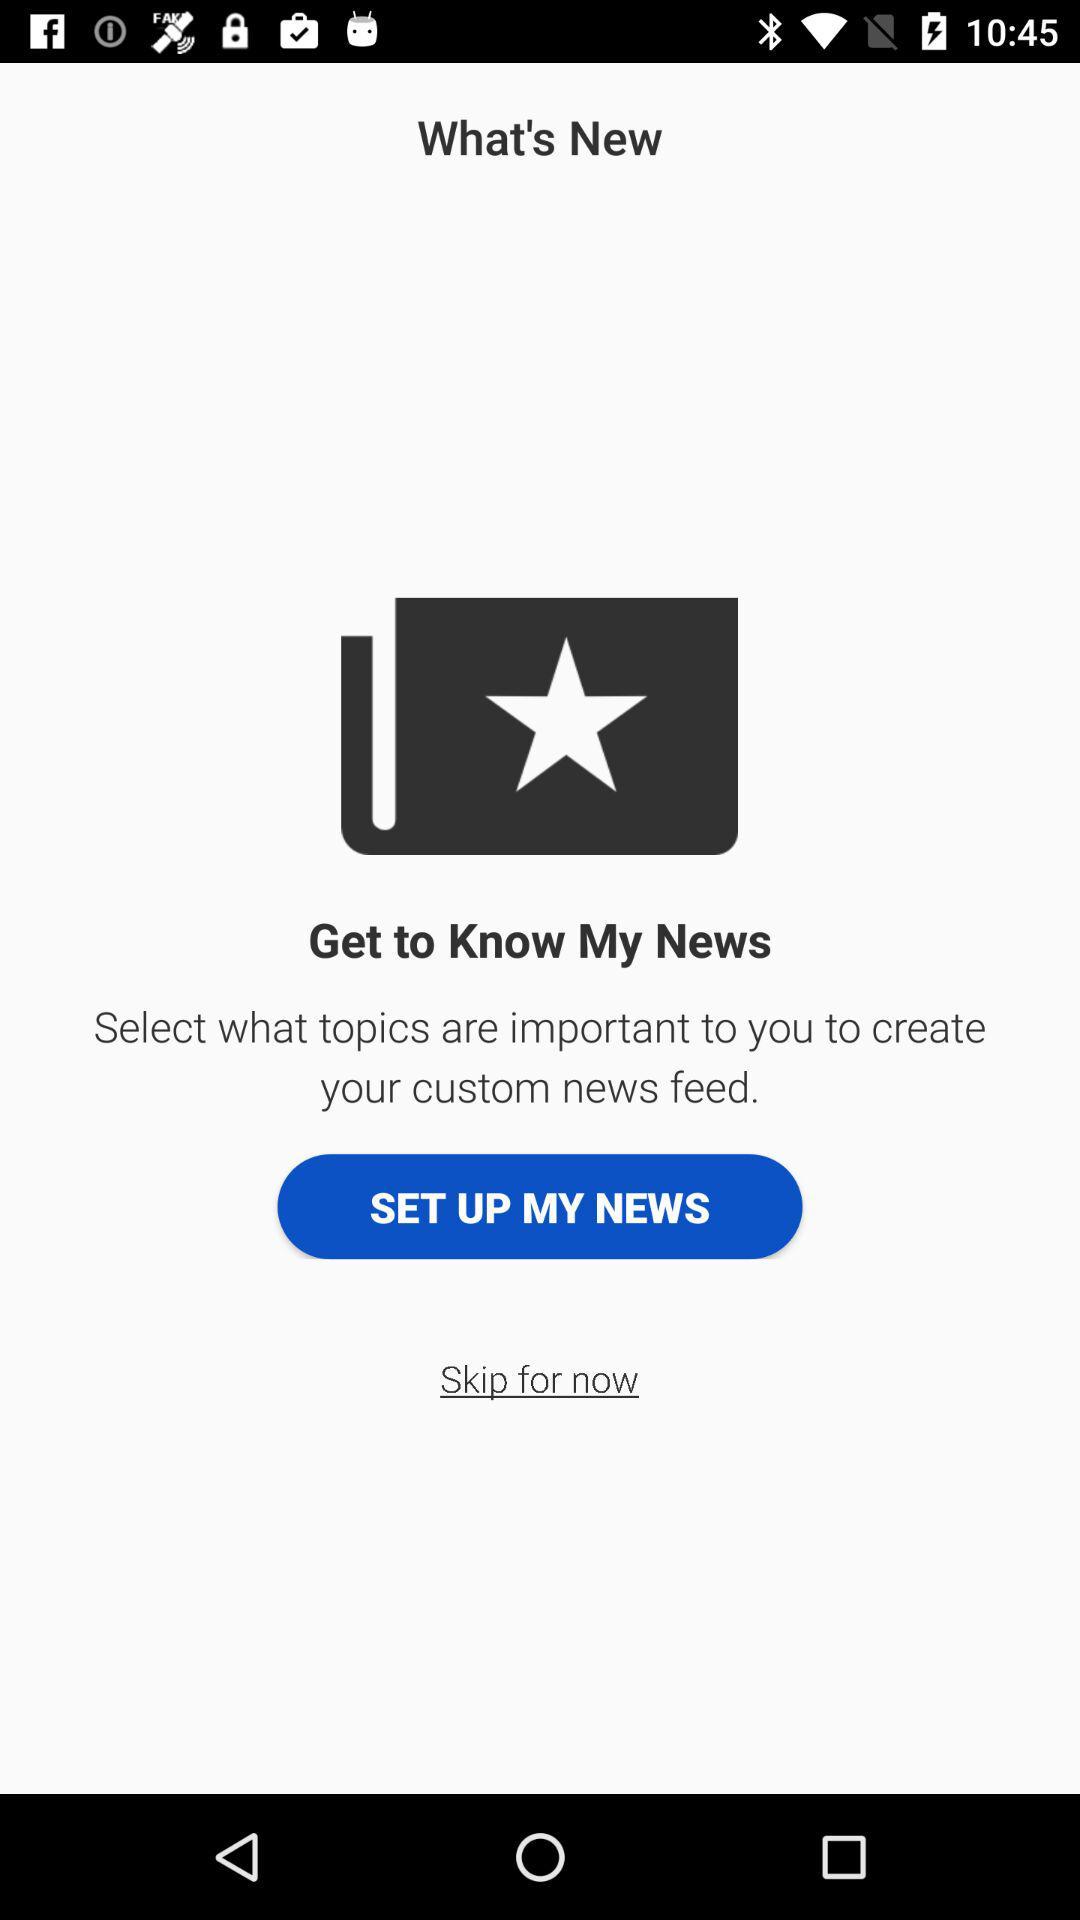  What do you see at coordinates (540, 1205) in the screenshot?
I see `icon above skip for now icon` at bounding box center [540, 1205].